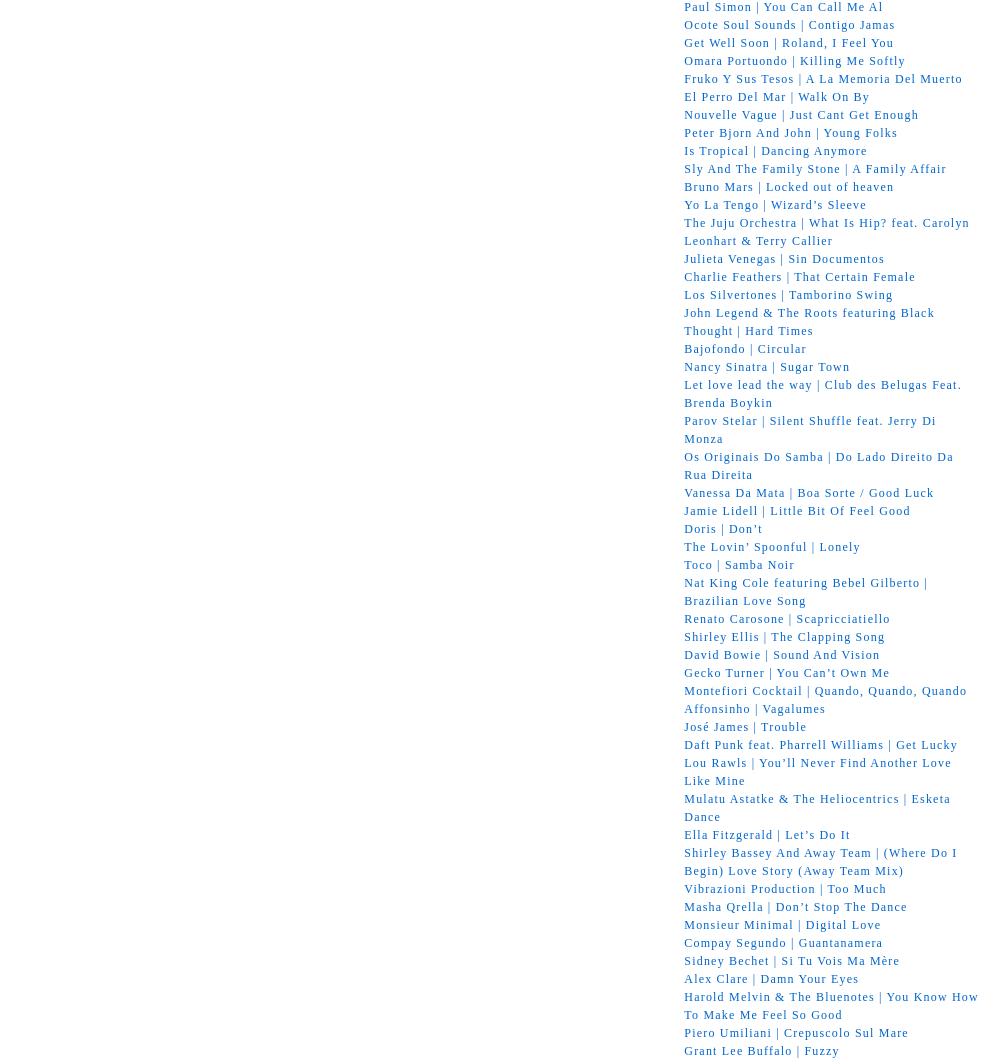 This screenshot has width=1000, height=1064. What do you see at coordinates (801, 113) in the screenshot?
I see `'Nouvelle Vague | Just Cant Get Enough'` at bounding box center [801, 113].